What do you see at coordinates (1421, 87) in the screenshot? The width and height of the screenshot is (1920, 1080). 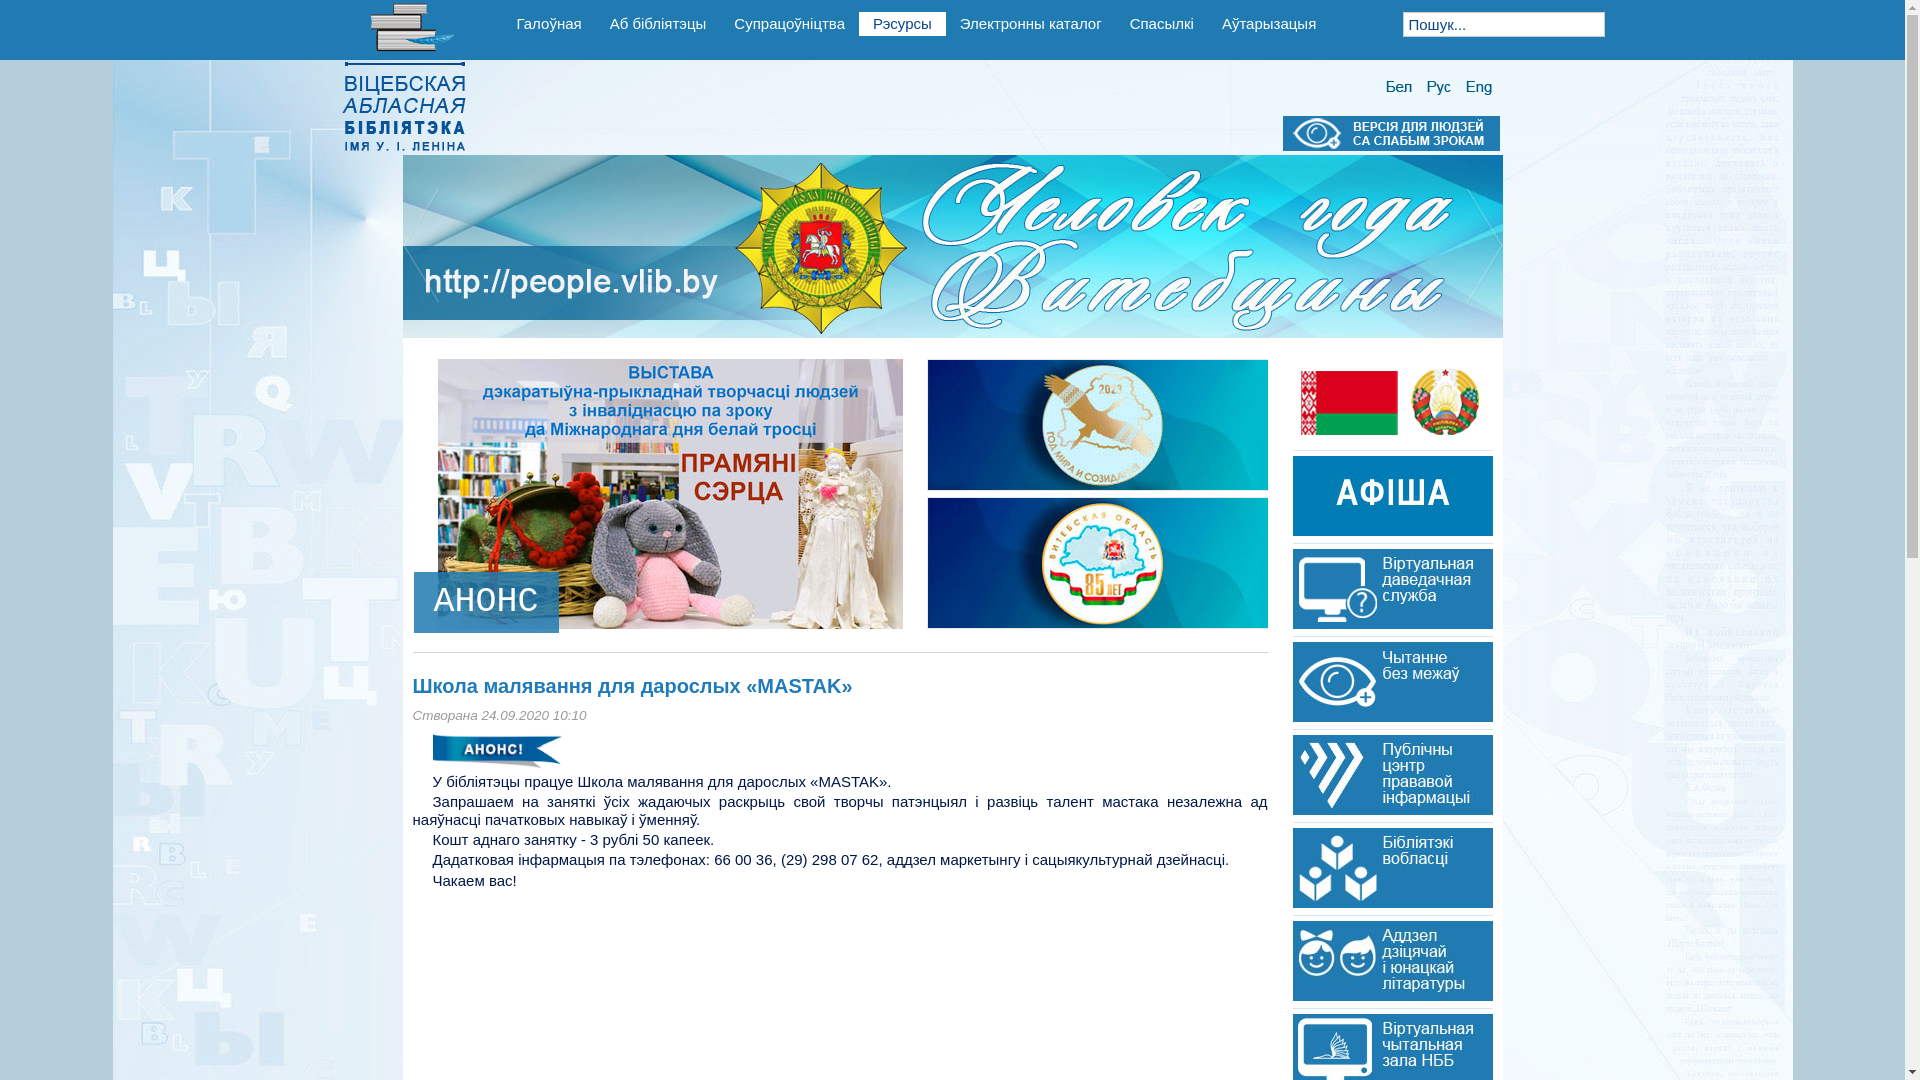 I see `'Russian(RU)'` at bounding box center [1421, 87].